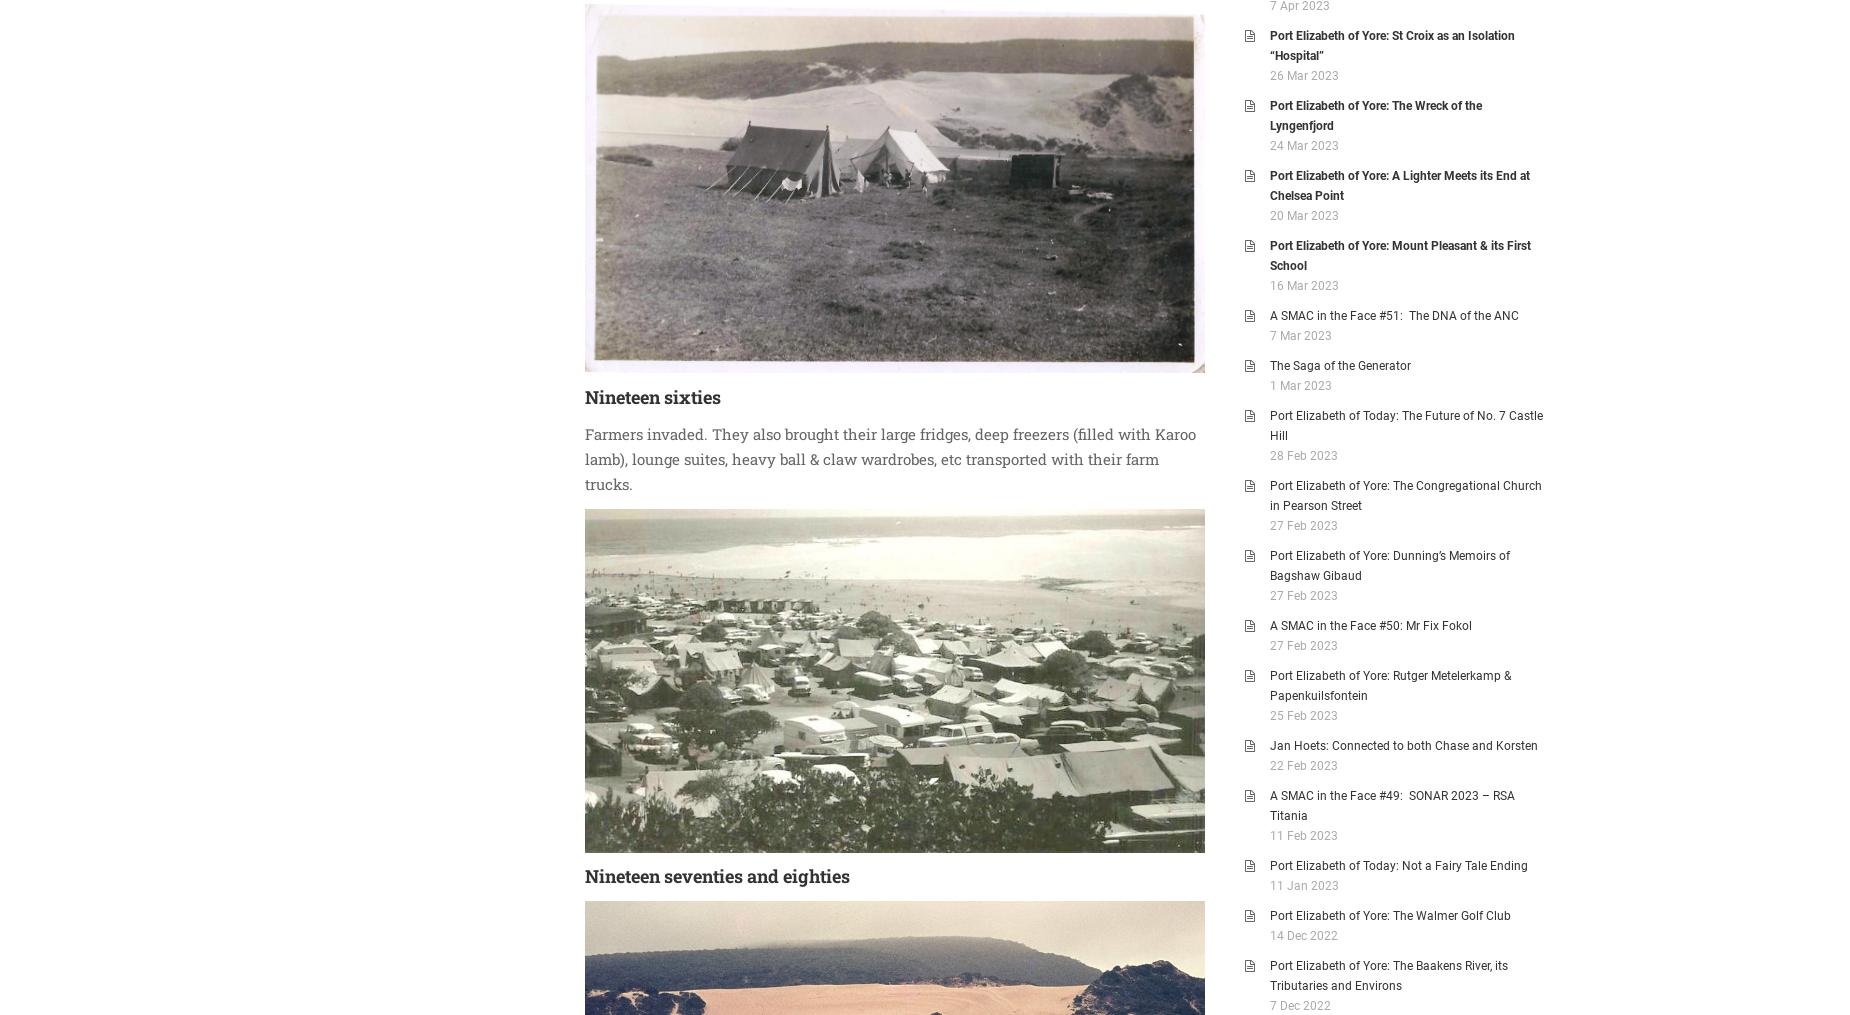  I want to click on 'A SMAC in the Face #51:  The DNA of the ANC', so click(1394, 314).